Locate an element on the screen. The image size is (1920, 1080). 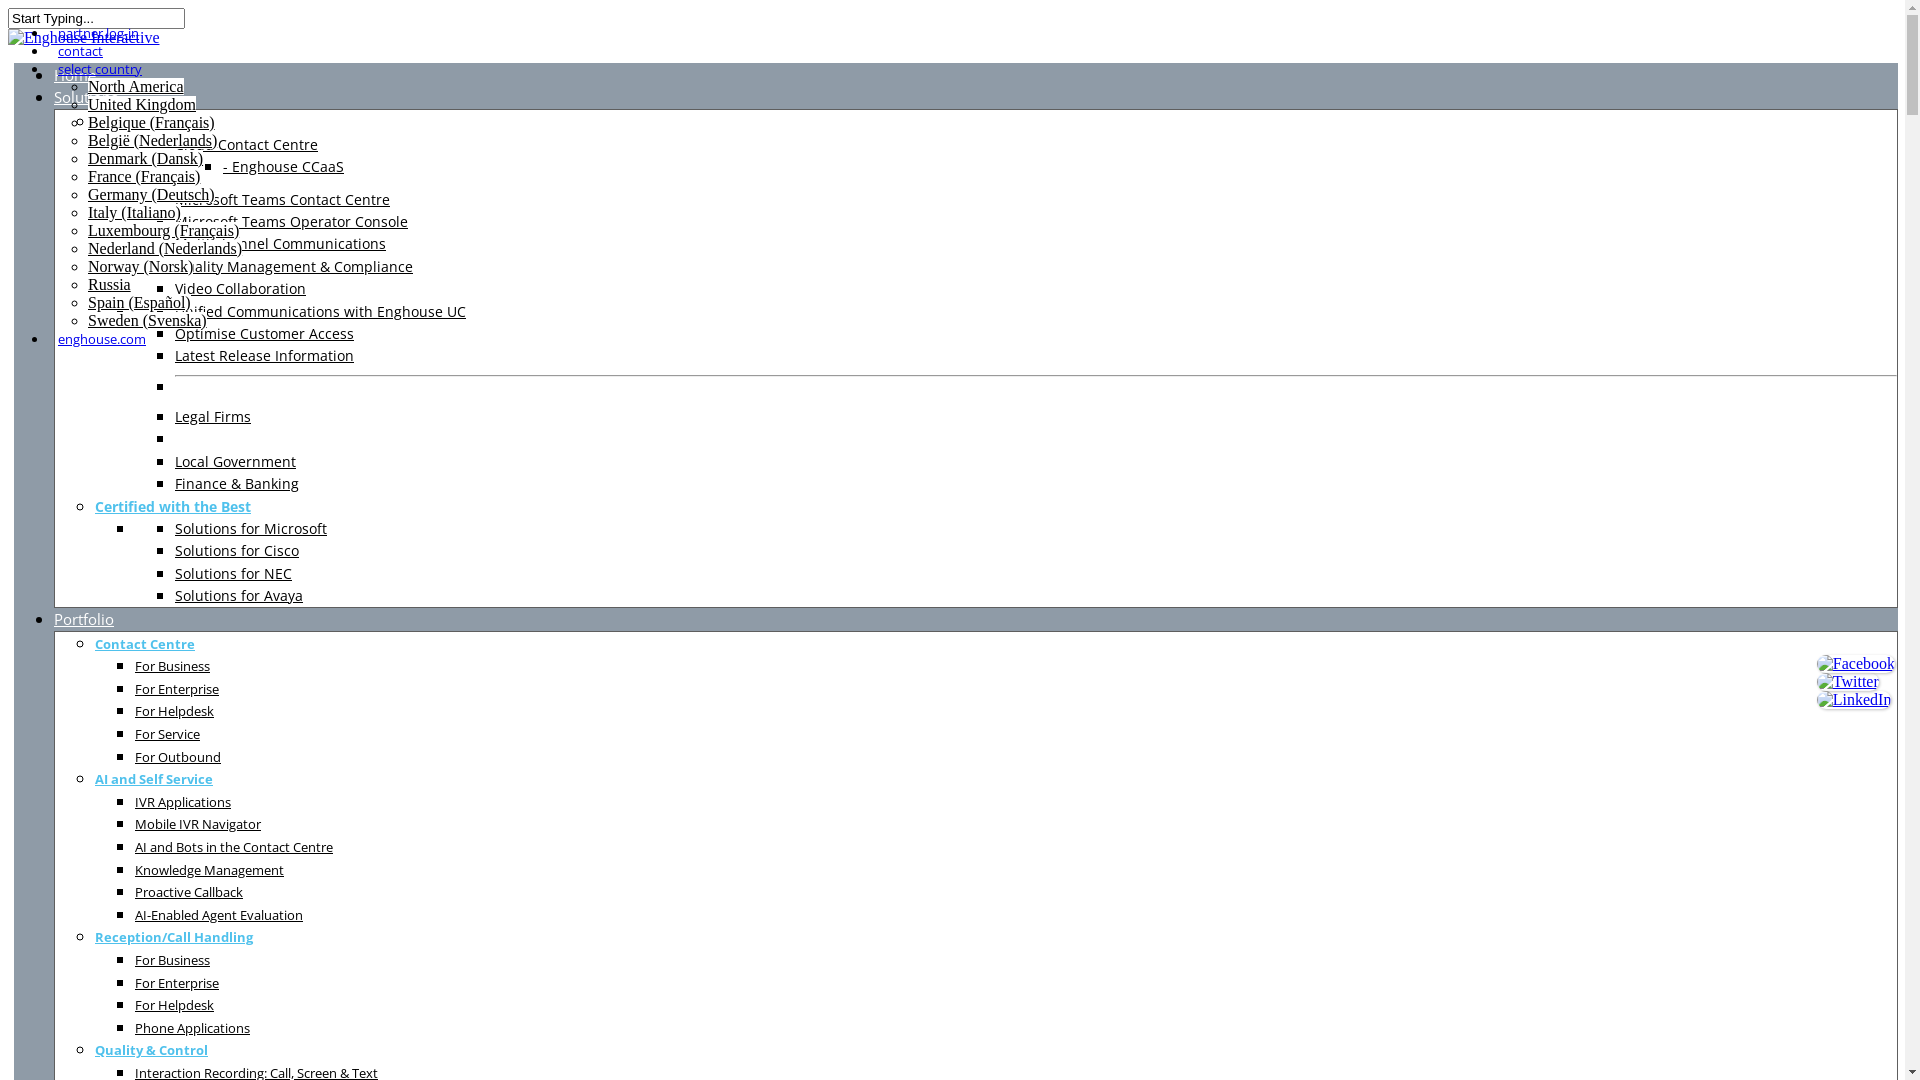
'enghouse.com' is located at coordinates (100, 338).